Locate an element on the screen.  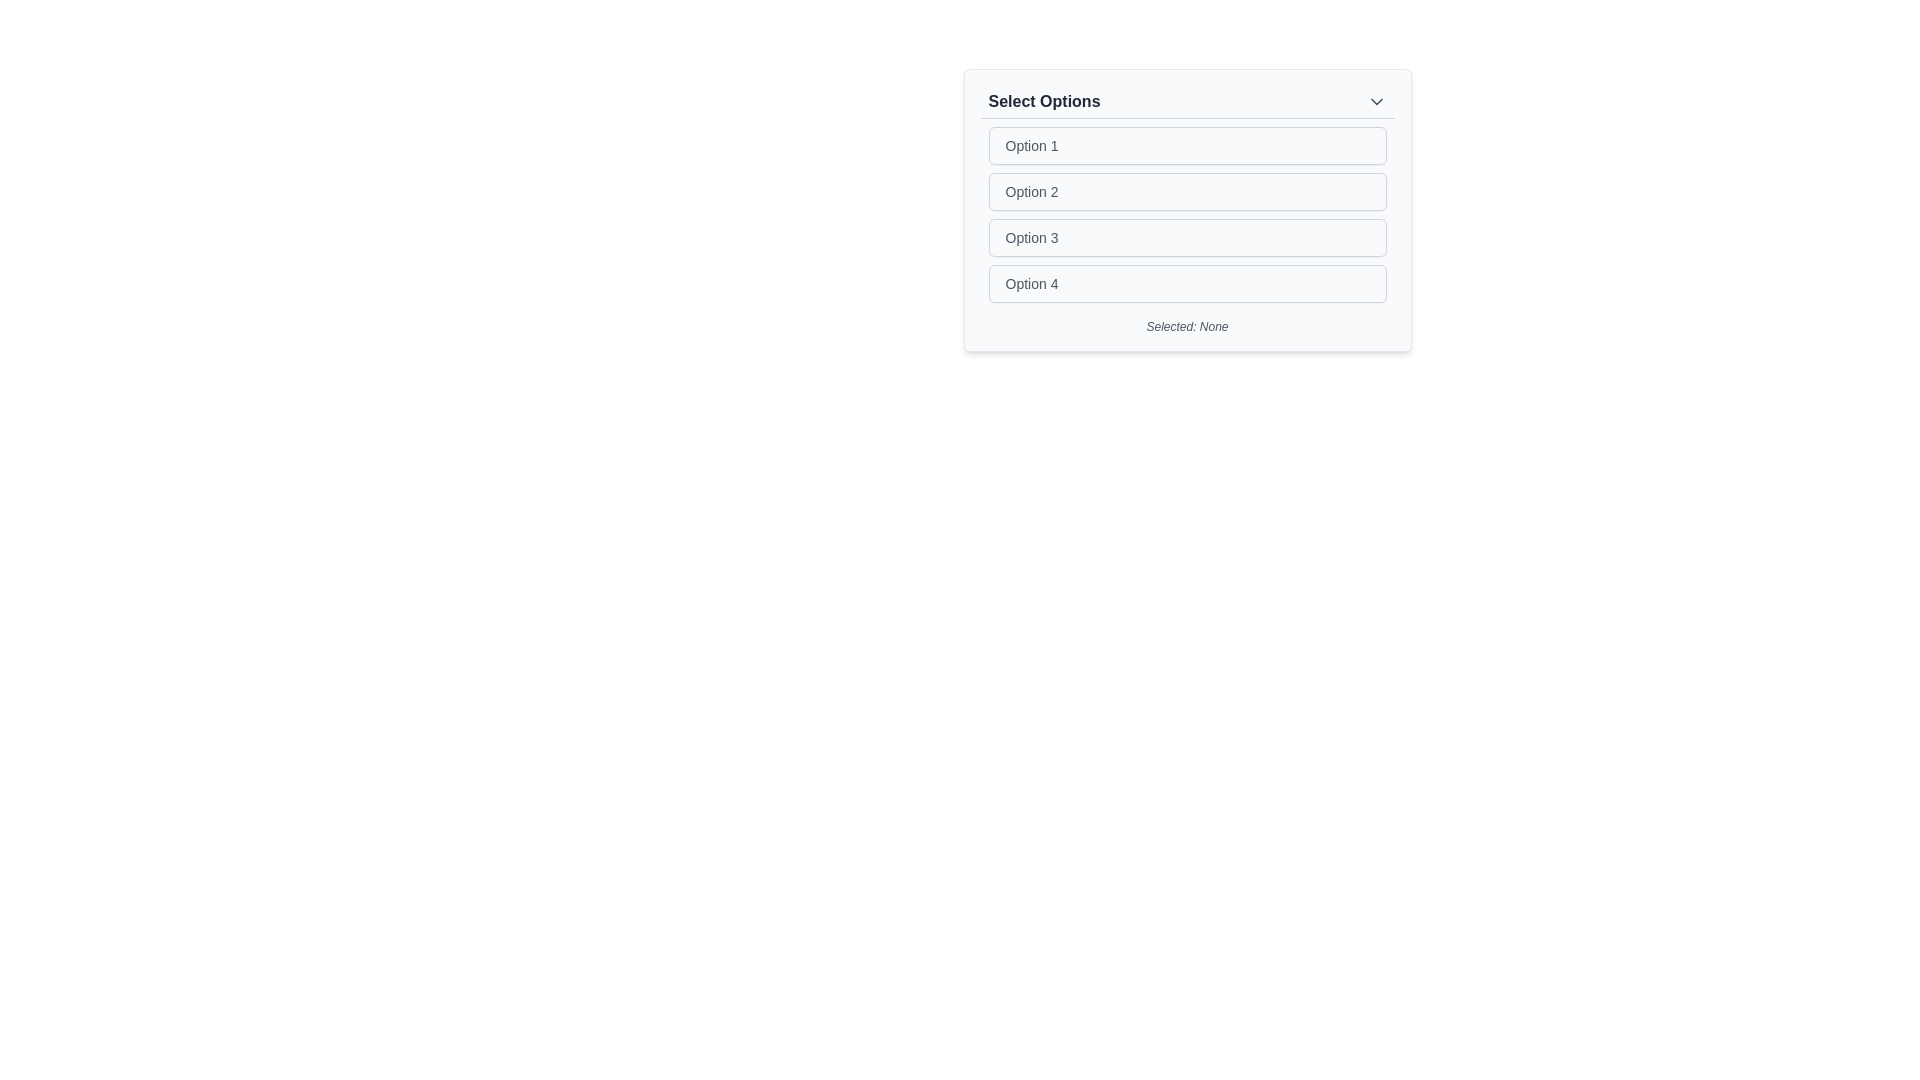
the 'Option 4' button, which is a horizontally-stretched rectangular button with a white background and rounded corners, located at the bottom of a list of similarly-styled buttons is located at coordinates (1187, 284).